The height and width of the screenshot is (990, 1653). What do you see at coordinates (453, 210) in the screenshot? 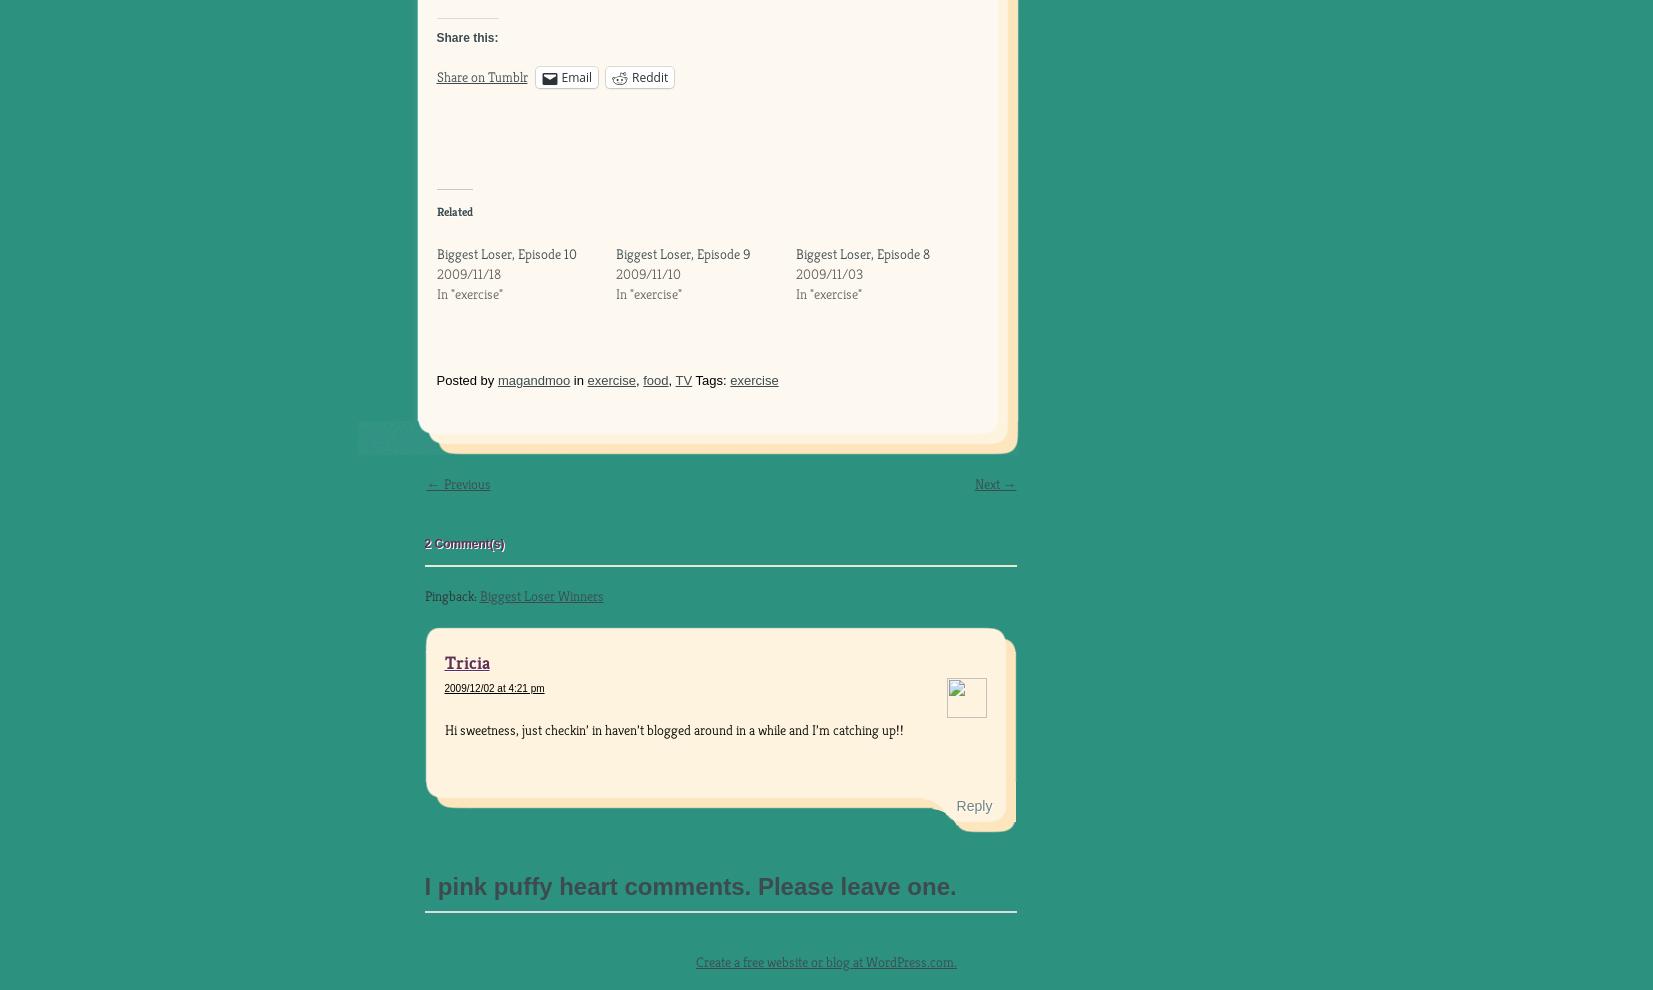
I see `'Related'` at bounding box center [453, 210].